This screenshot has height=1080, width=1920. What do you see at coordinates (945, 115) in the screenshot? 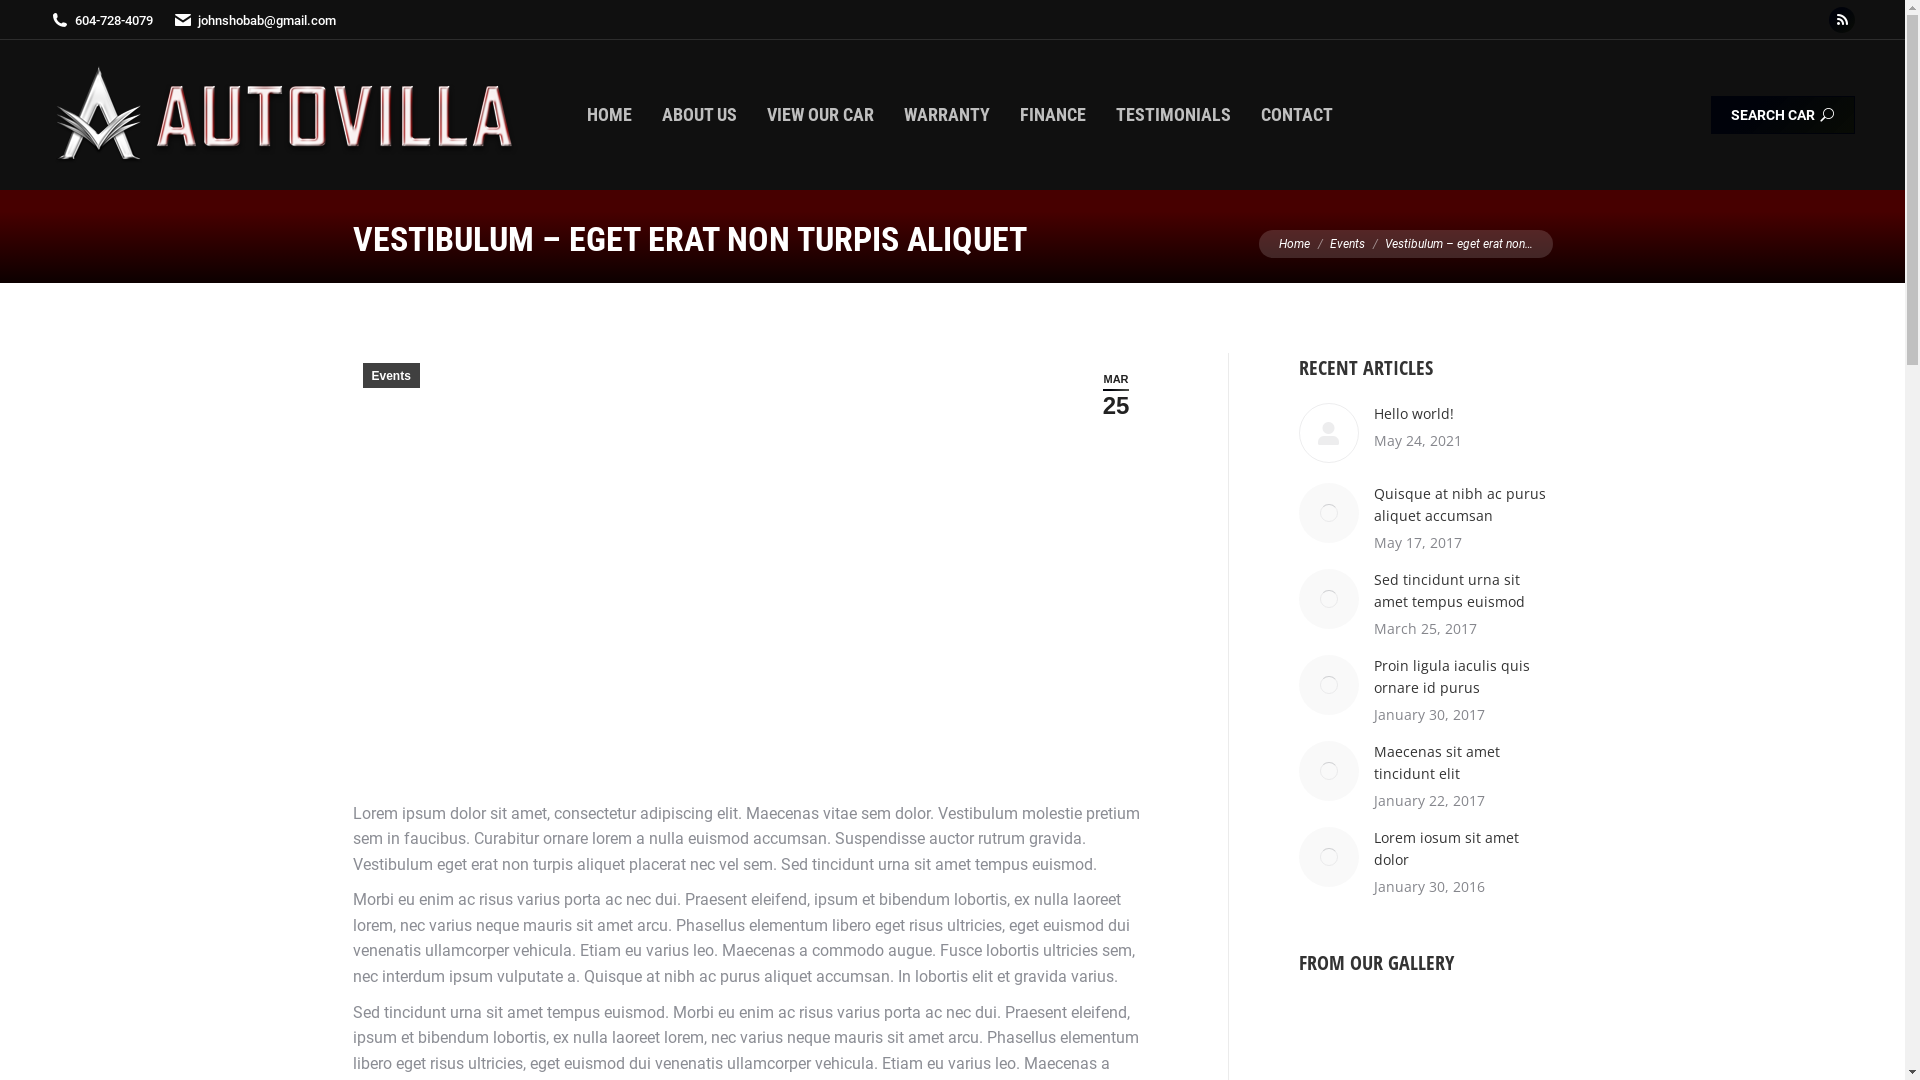
I see `'WARRANTY'` at bounding box center [945, 115].